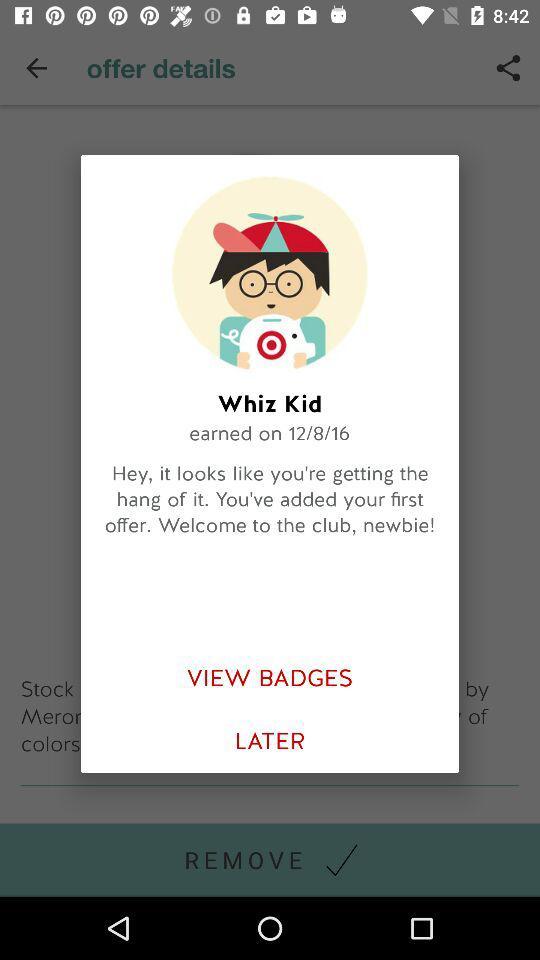 The width and height of the screenshot is (540, 960). Describe the element at coordinates (270, 740) in the screenshot. I see `later icon` at that location.